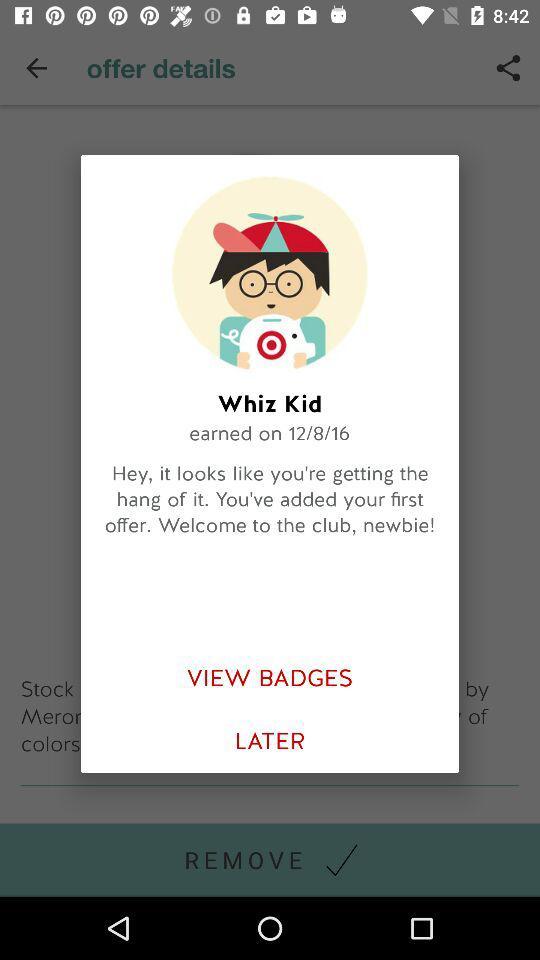 The width and height of the screenshot is (540, 960). Describe the element at coordinates (270, 740) in the screenshot. I see `later icon` at that location.